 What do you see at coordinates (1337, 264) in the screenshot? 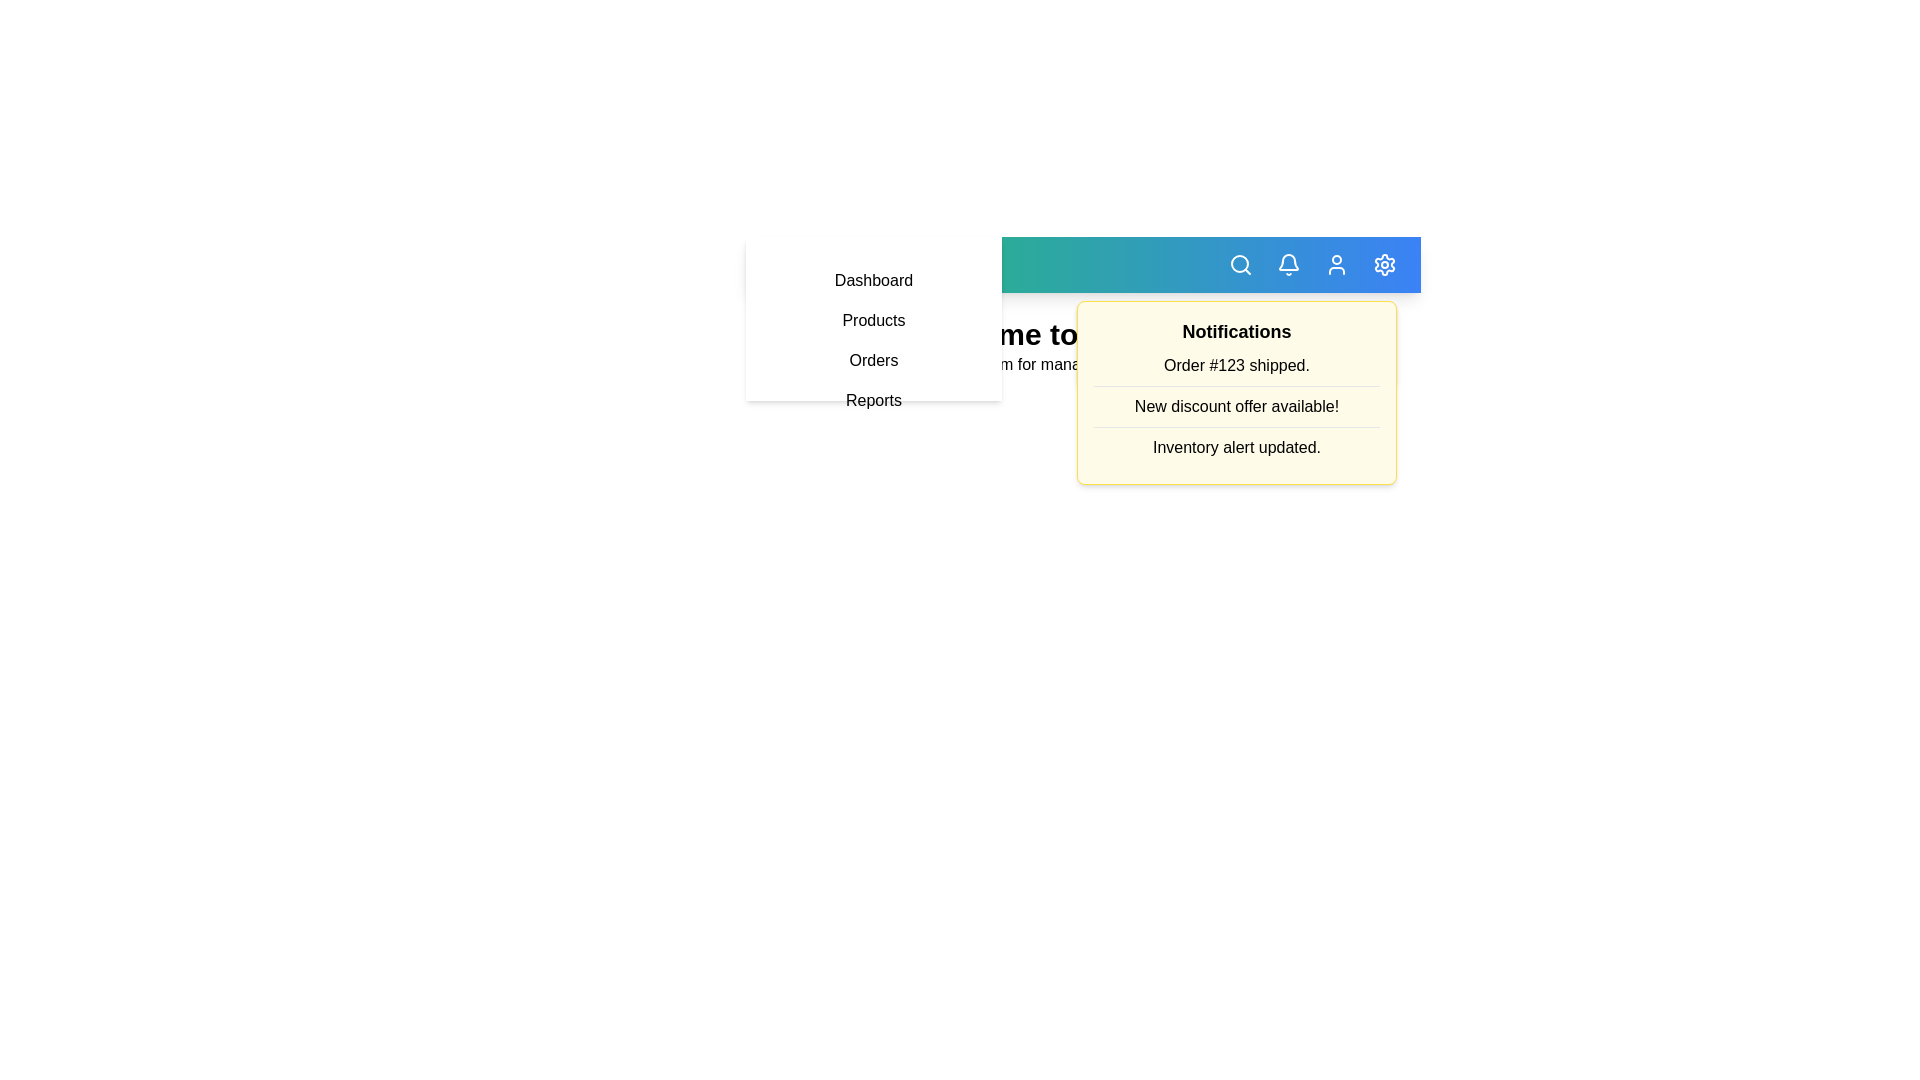
I see `the interactive icon located in the header bar, positioned to the right of the bell icon and to the left of the gear icon` at bounding box center [1337, 264].